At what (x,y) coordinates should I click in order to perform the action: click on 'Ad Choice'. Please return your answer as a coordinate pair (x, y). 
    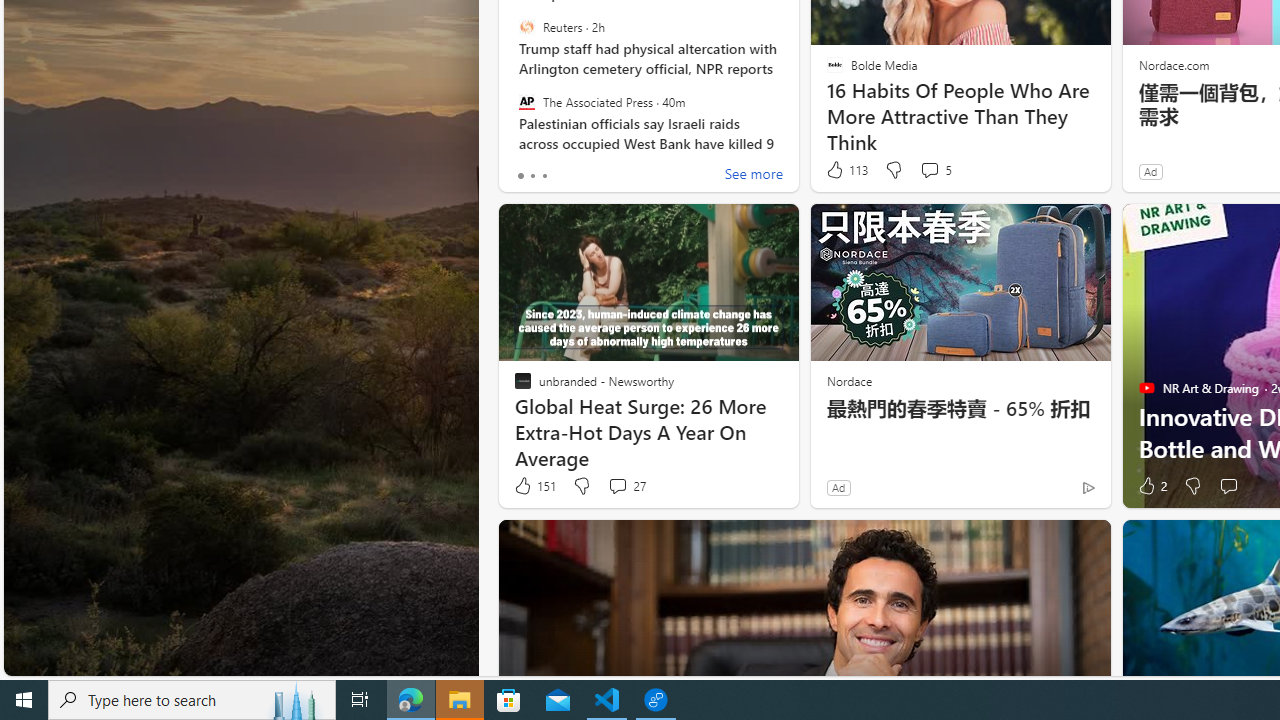
    Looking at the image, I should click on (1087, 487).